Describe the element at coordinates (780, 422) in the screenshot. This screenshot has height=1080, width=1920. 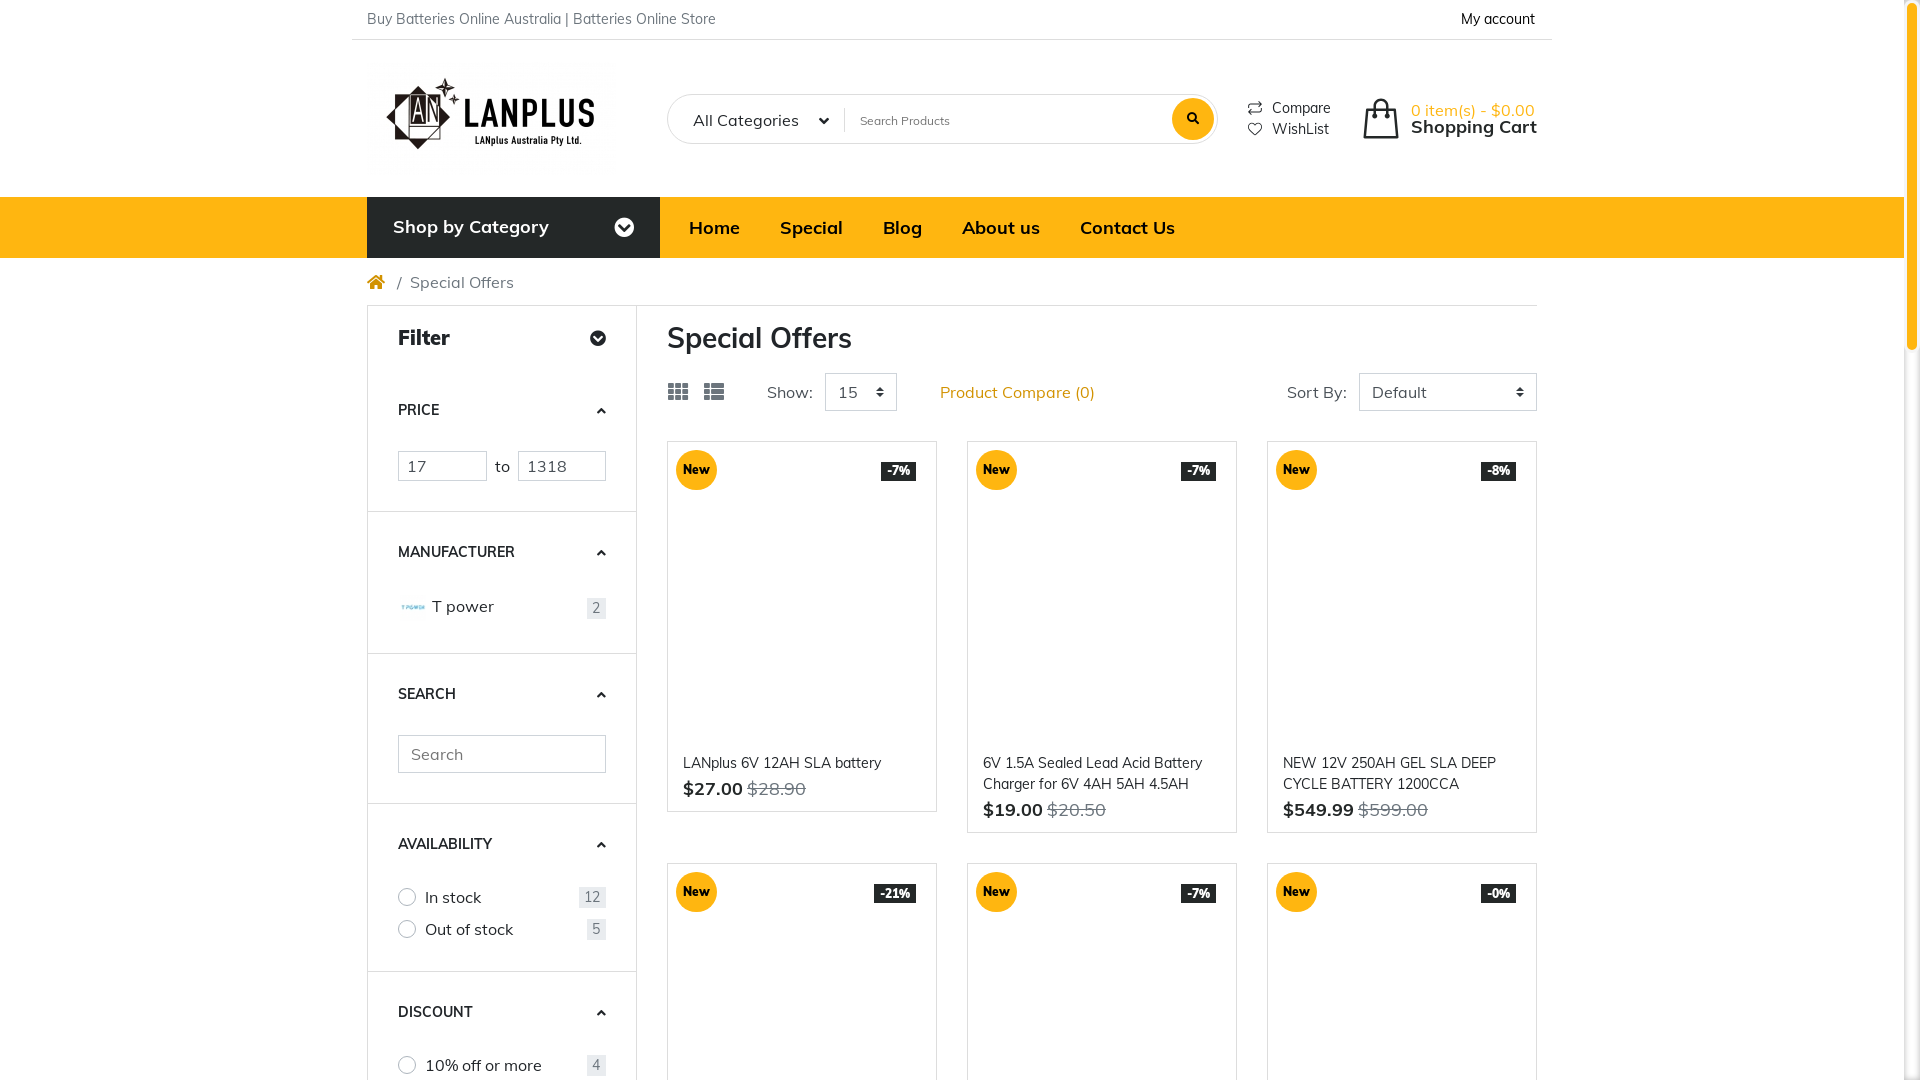
I see `'Add to Wish List'` at that location.